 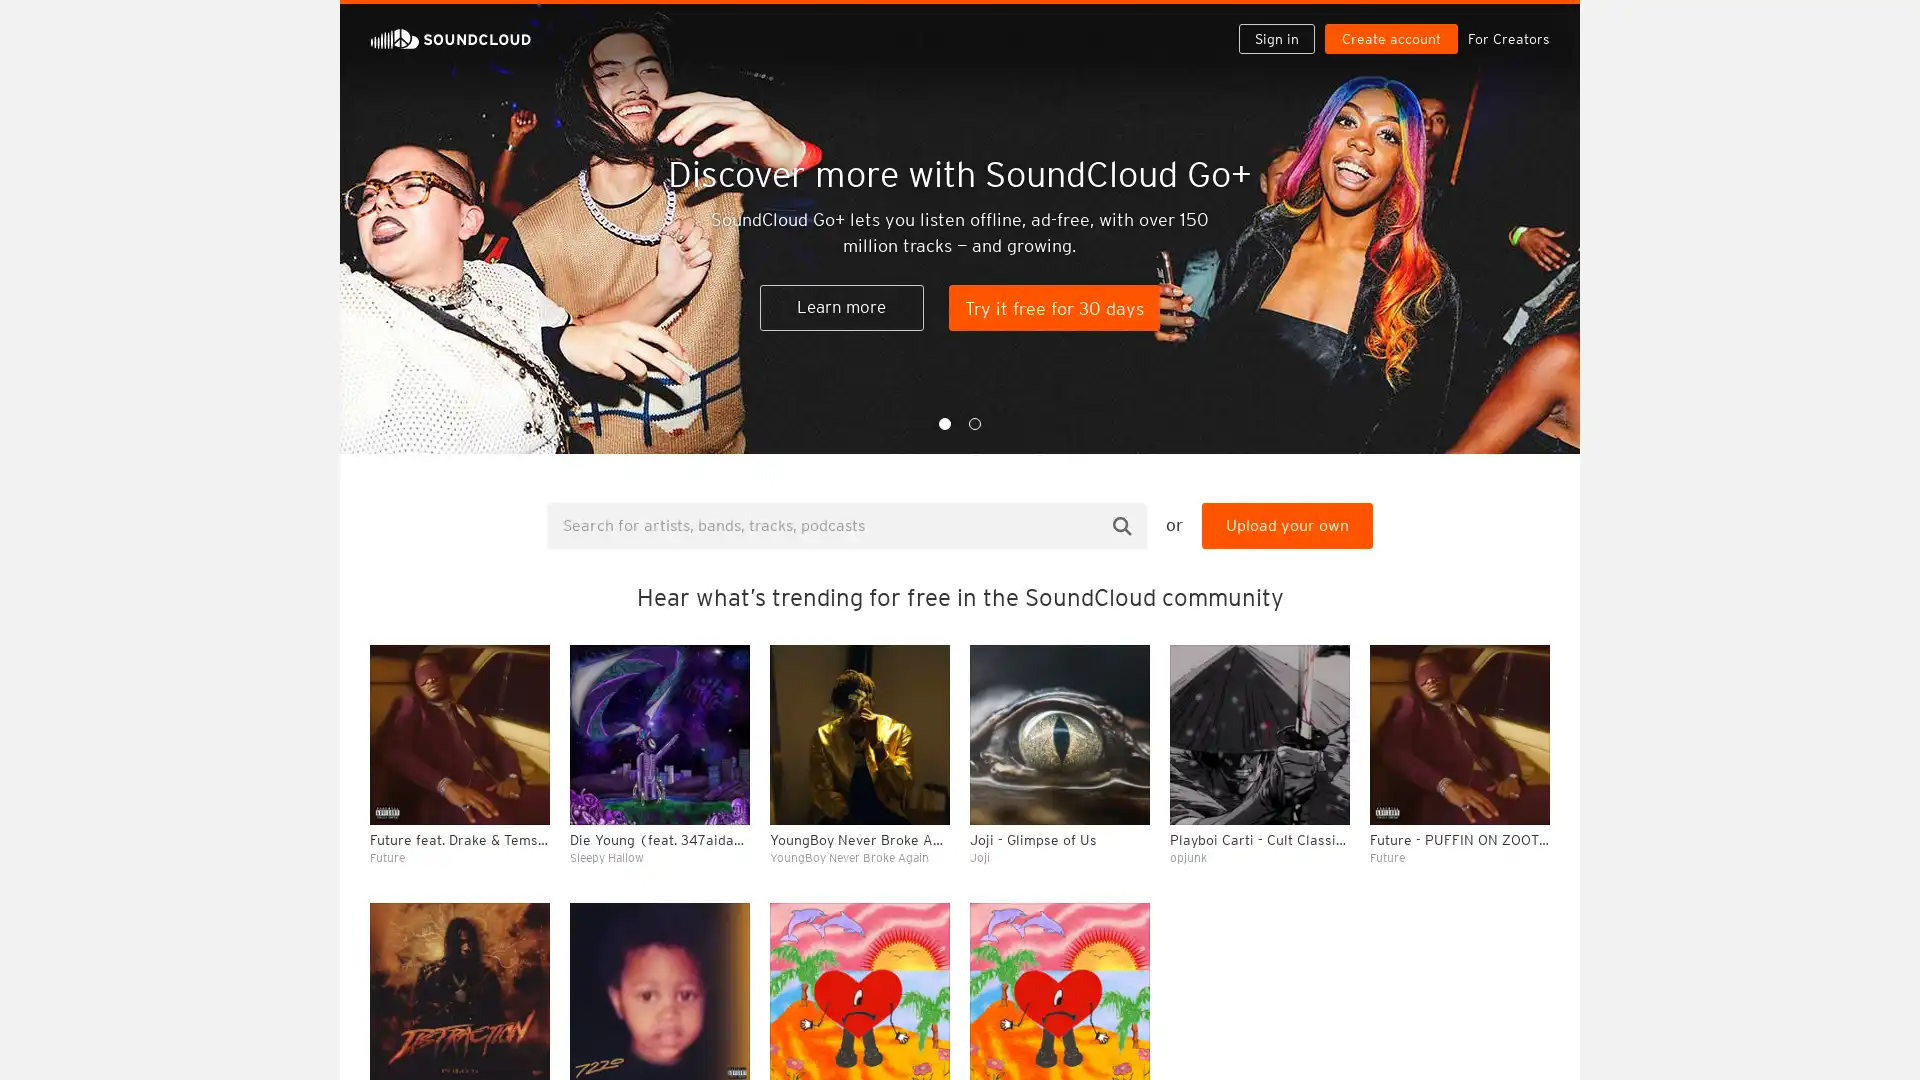 What do you see at coordinates (1390, 38) in the screenshot?
I see `Create a SoundCloud account` at bounding box center [1390, 38].